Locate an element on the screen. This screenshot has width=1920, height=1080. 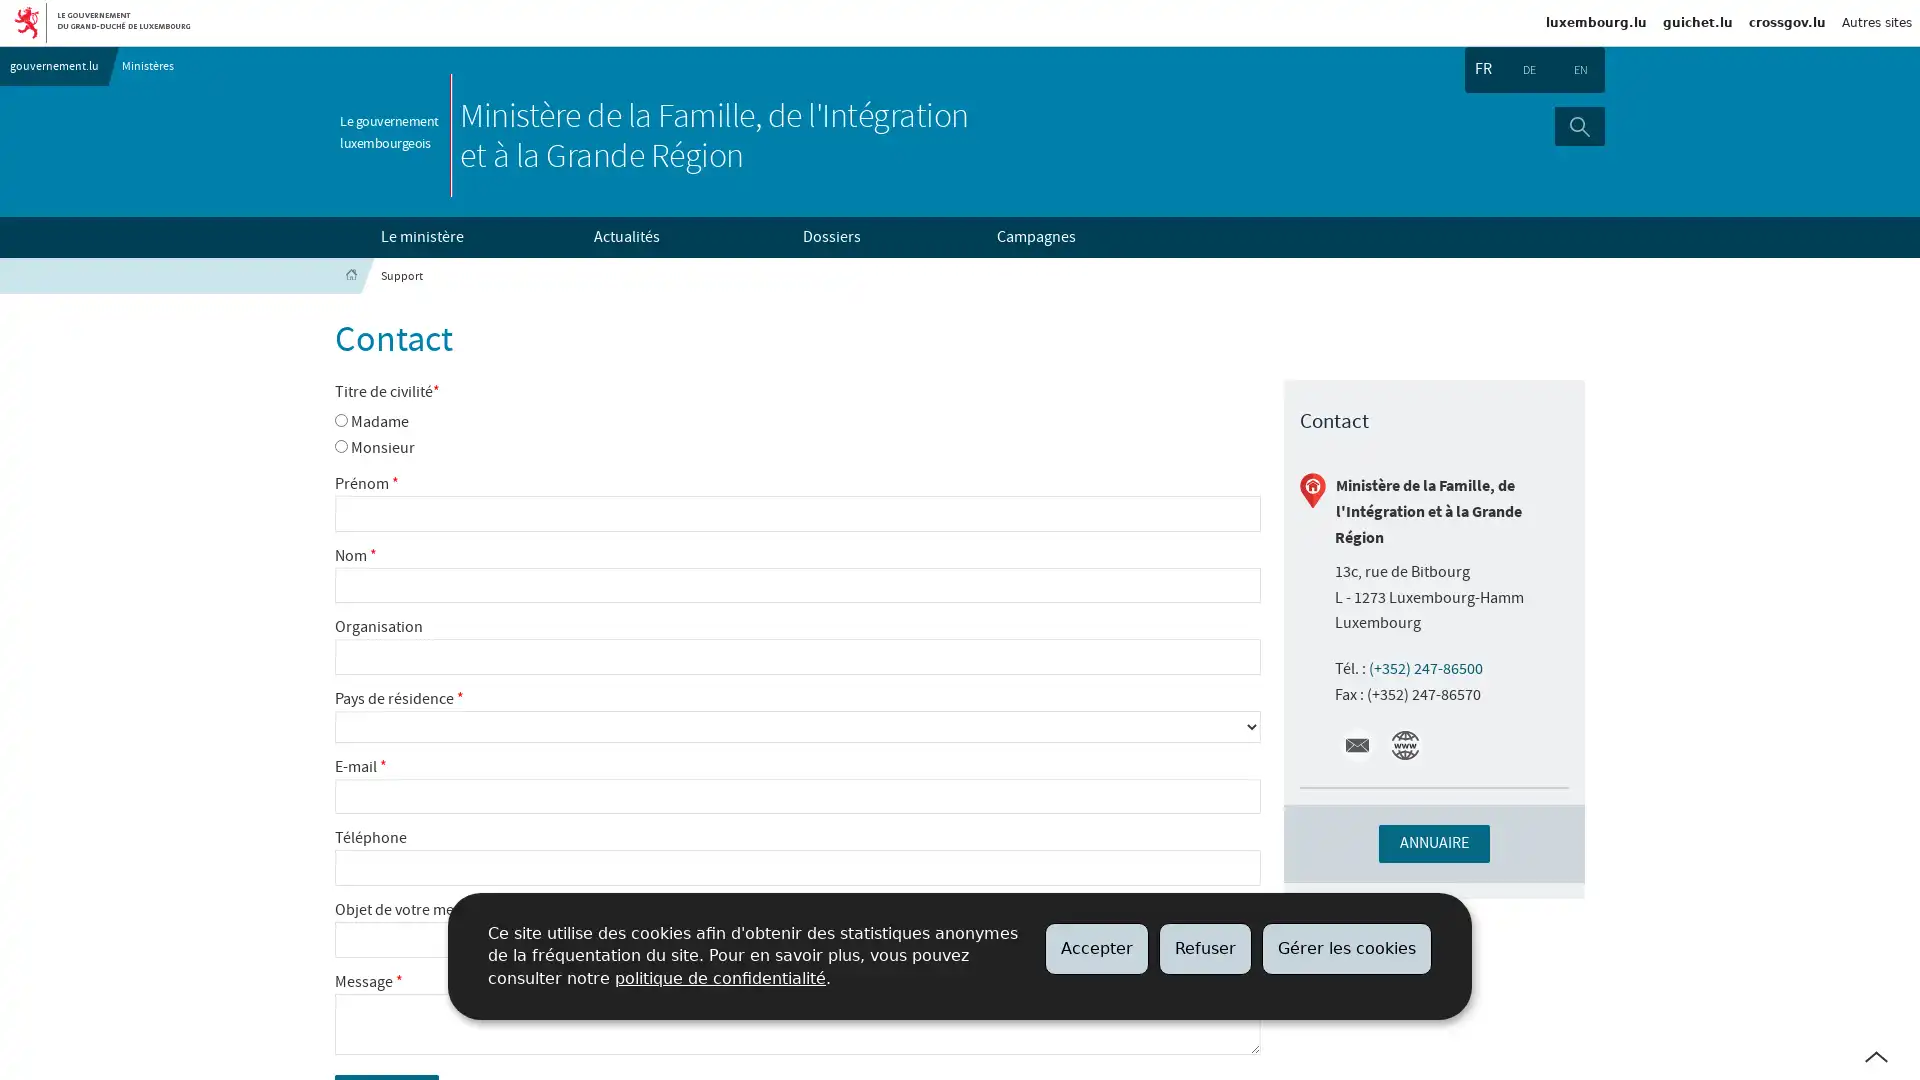
Rechercher is located at coordinates (1578, 126).